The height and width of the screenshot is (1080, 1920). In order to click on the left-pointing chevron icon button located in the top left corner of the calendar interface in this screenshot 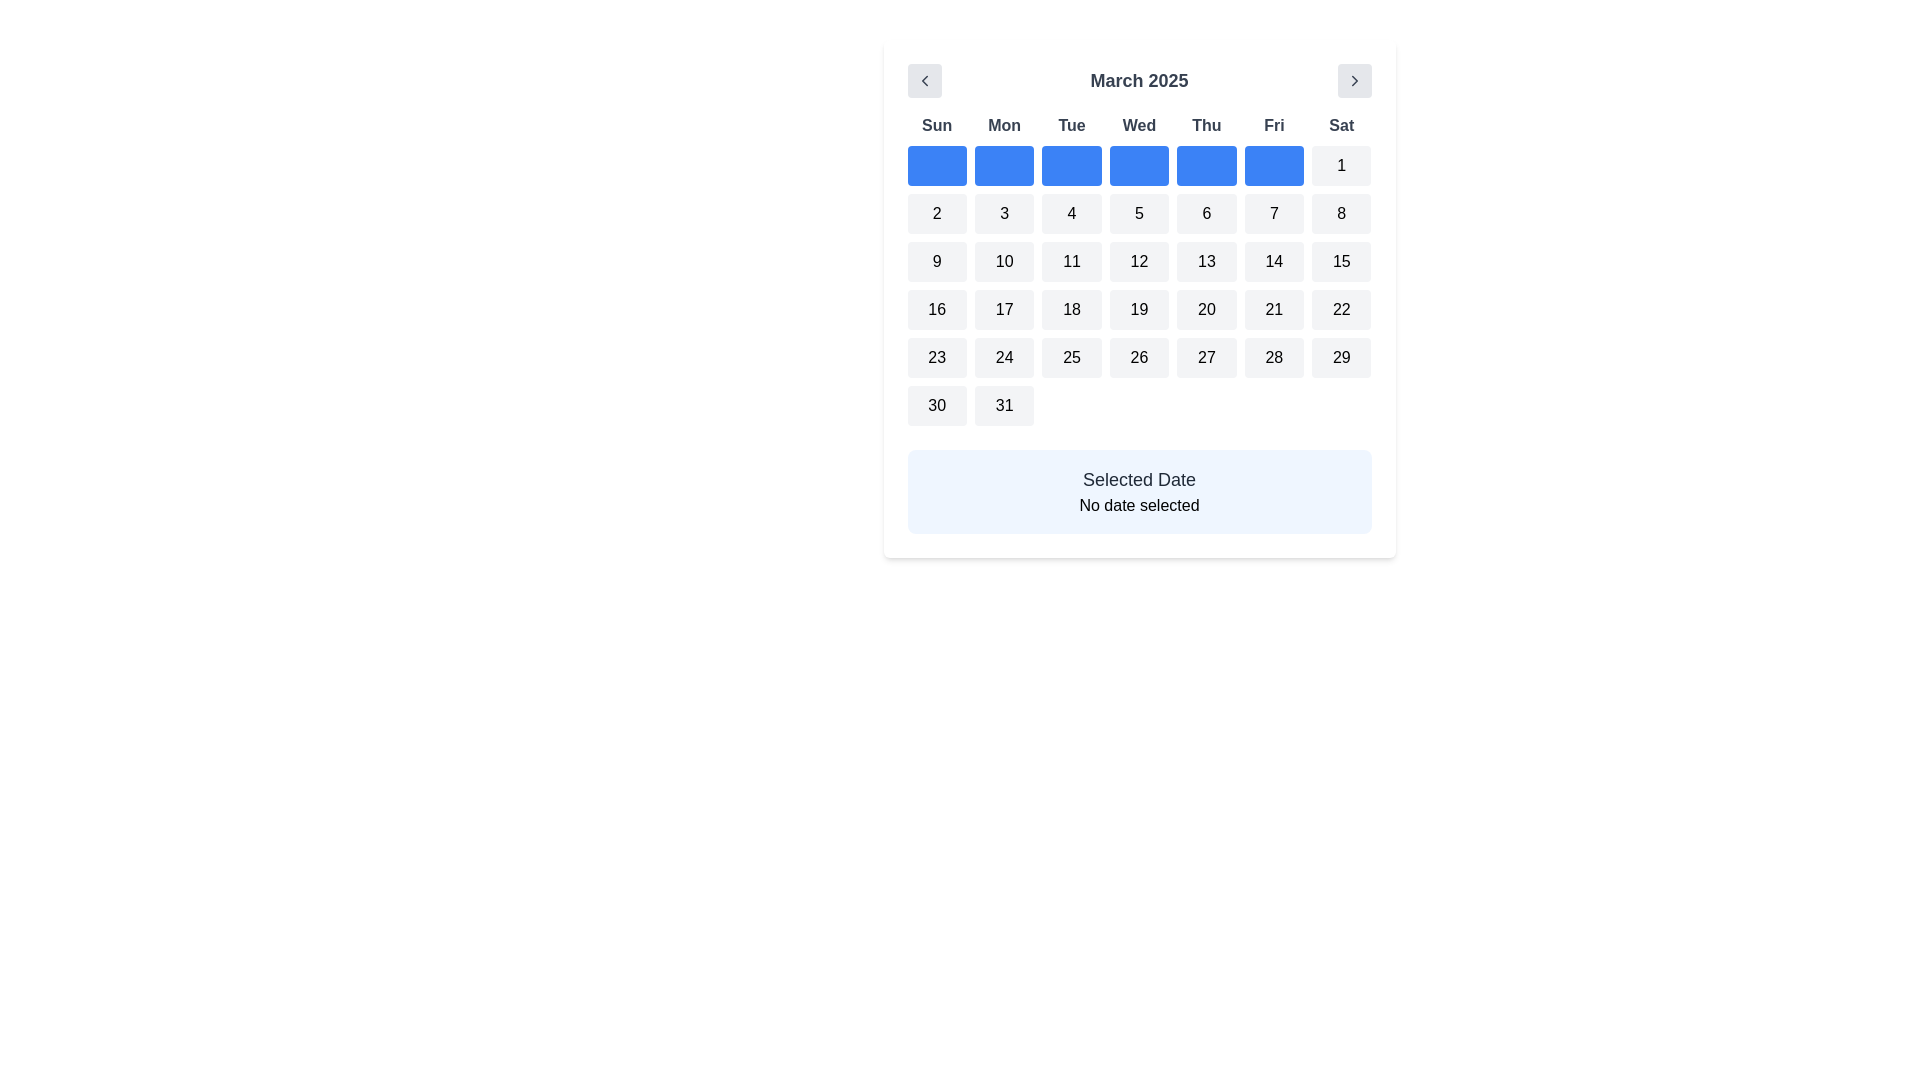, I will do `click(923, 80)`.